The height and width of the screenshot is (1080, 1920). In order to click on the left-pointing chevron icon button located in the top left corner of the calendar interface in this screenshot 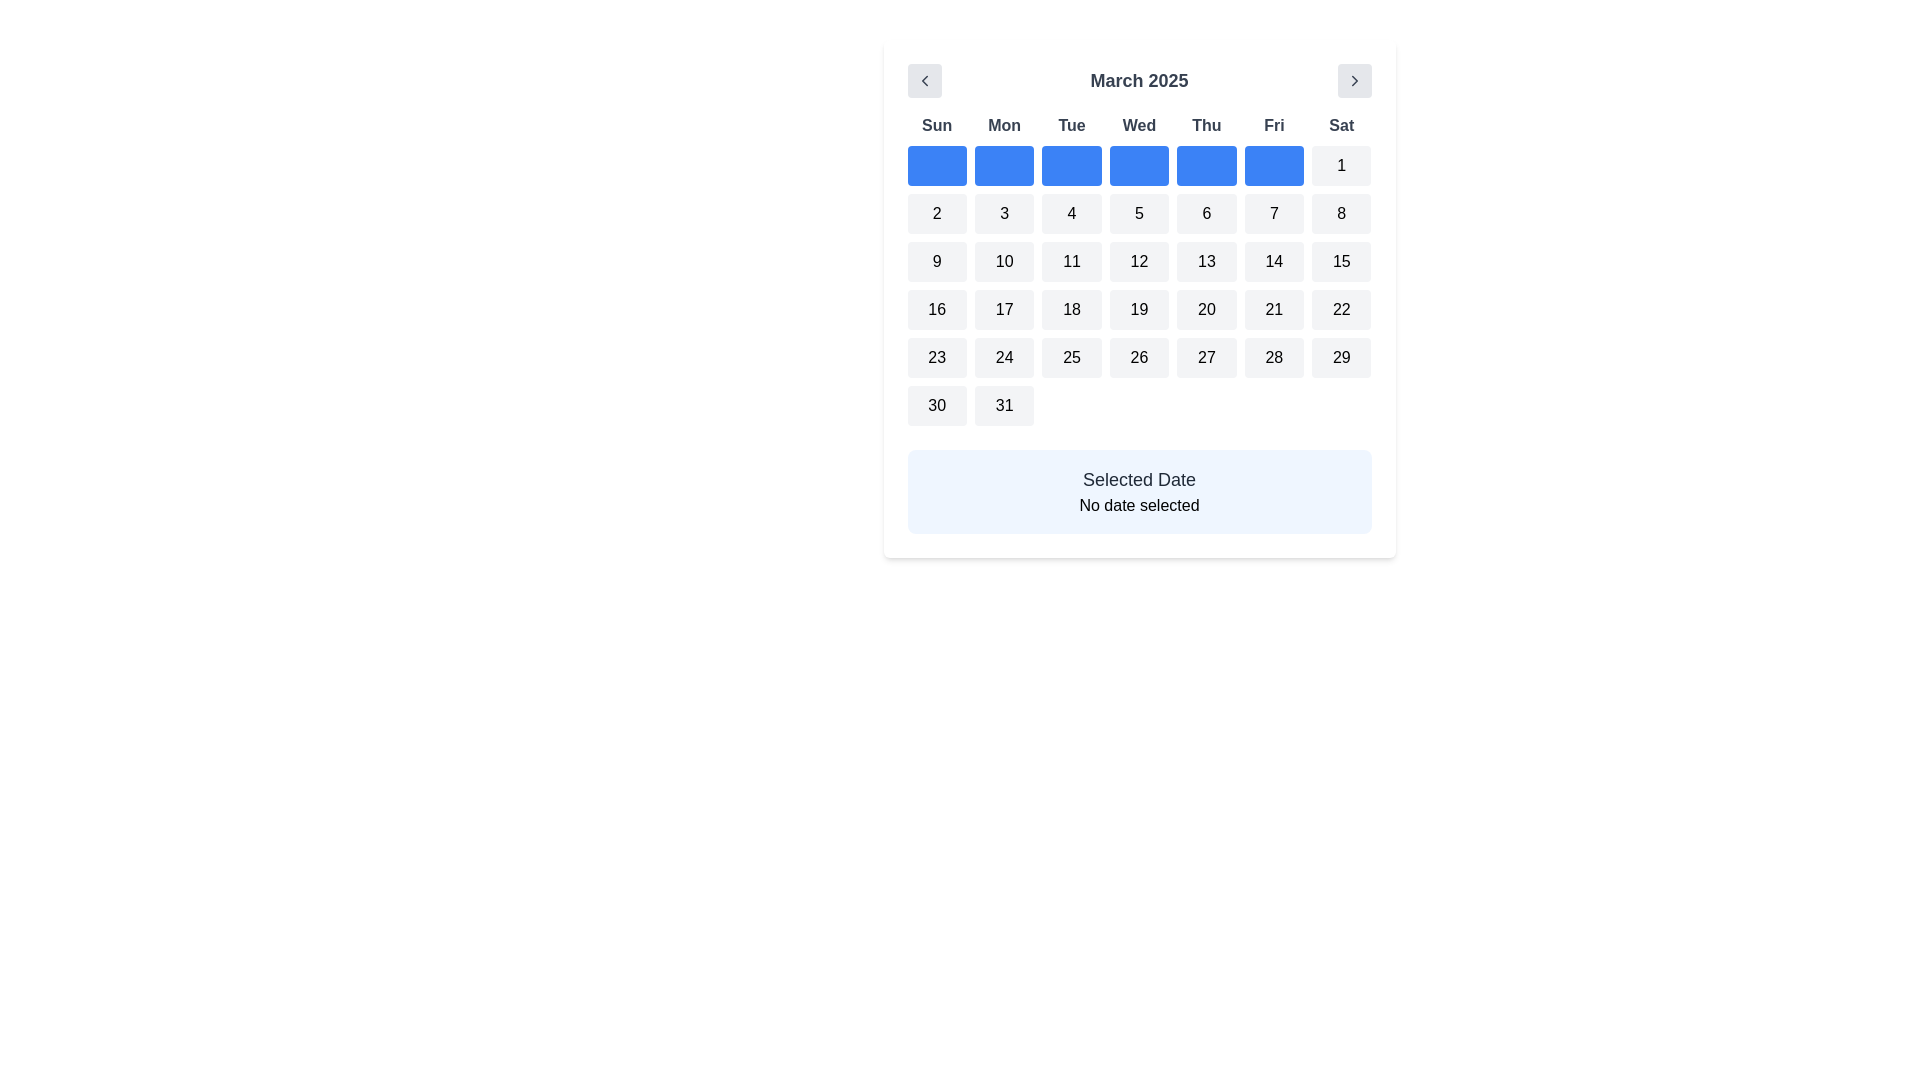, I will do `click(923, 80)`.